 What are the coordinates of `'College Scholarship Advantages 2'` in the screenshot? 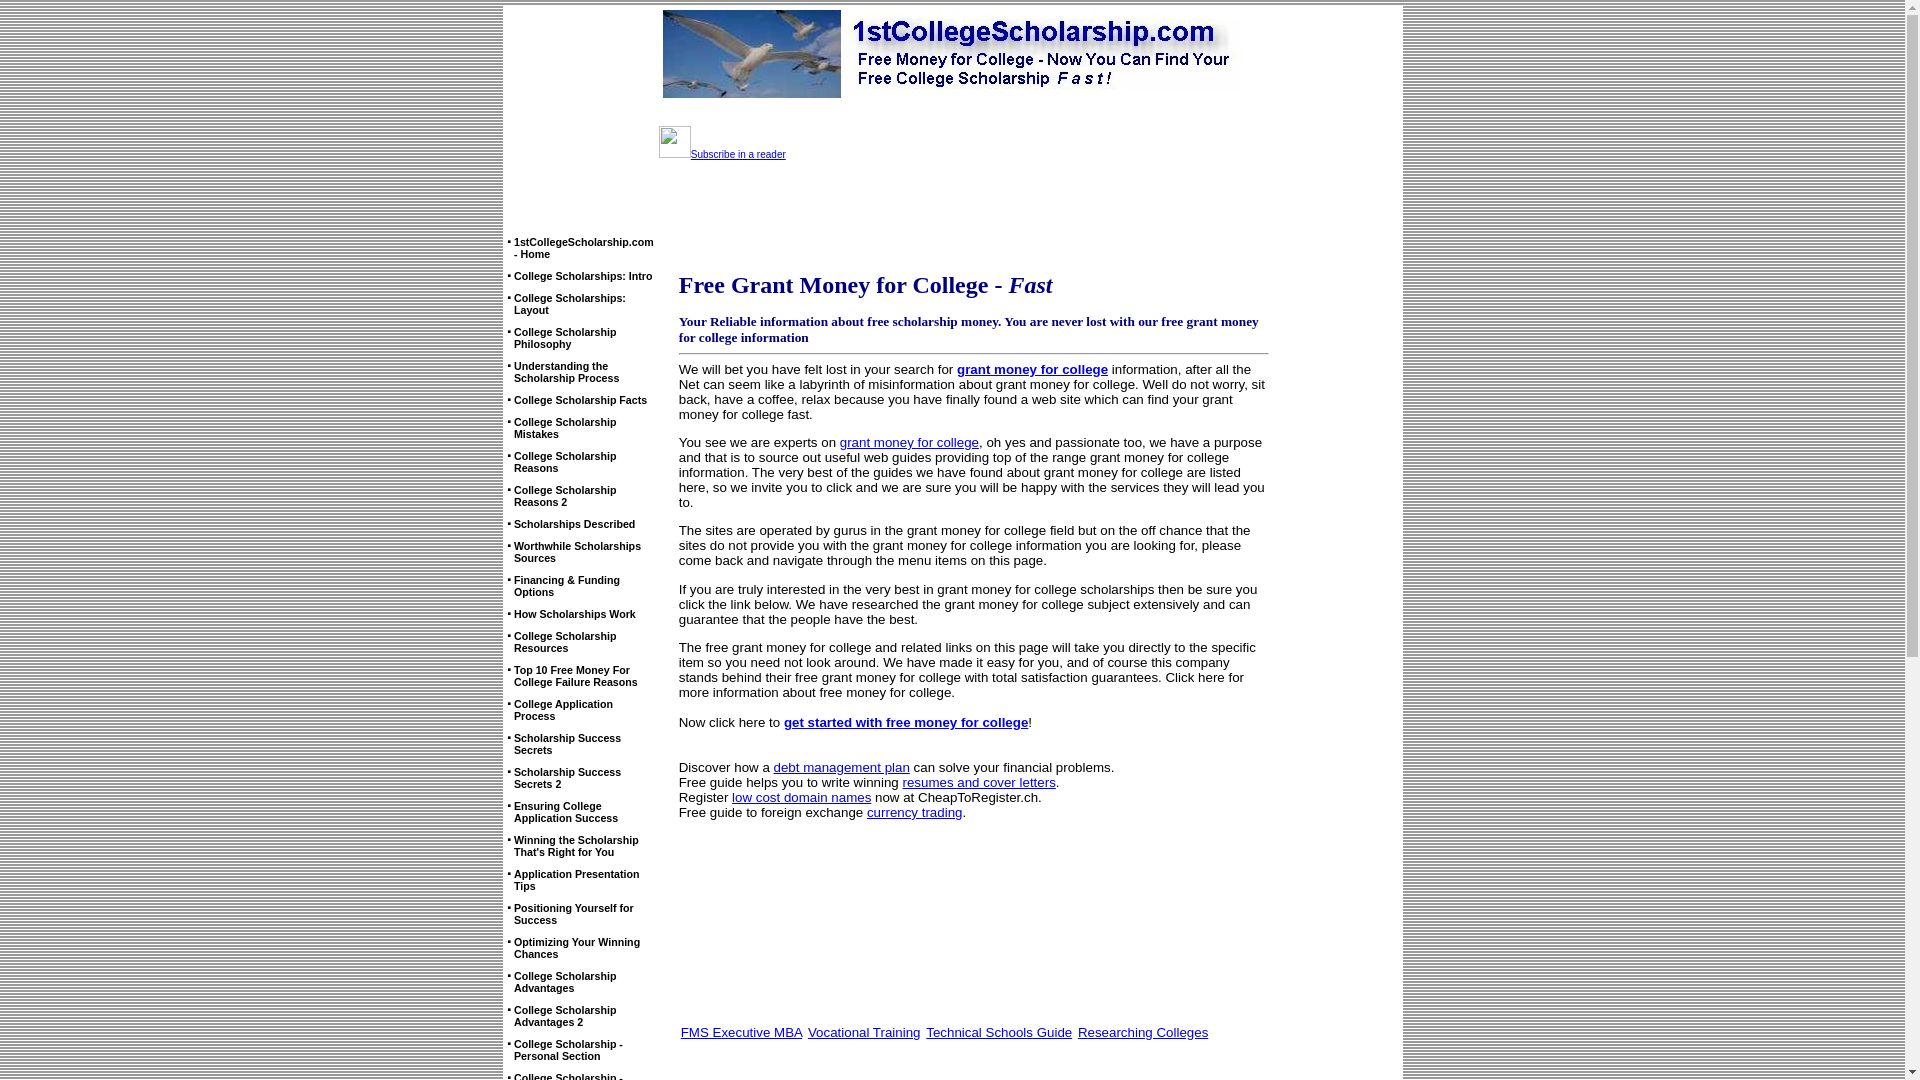 It's located at (564, 1015).